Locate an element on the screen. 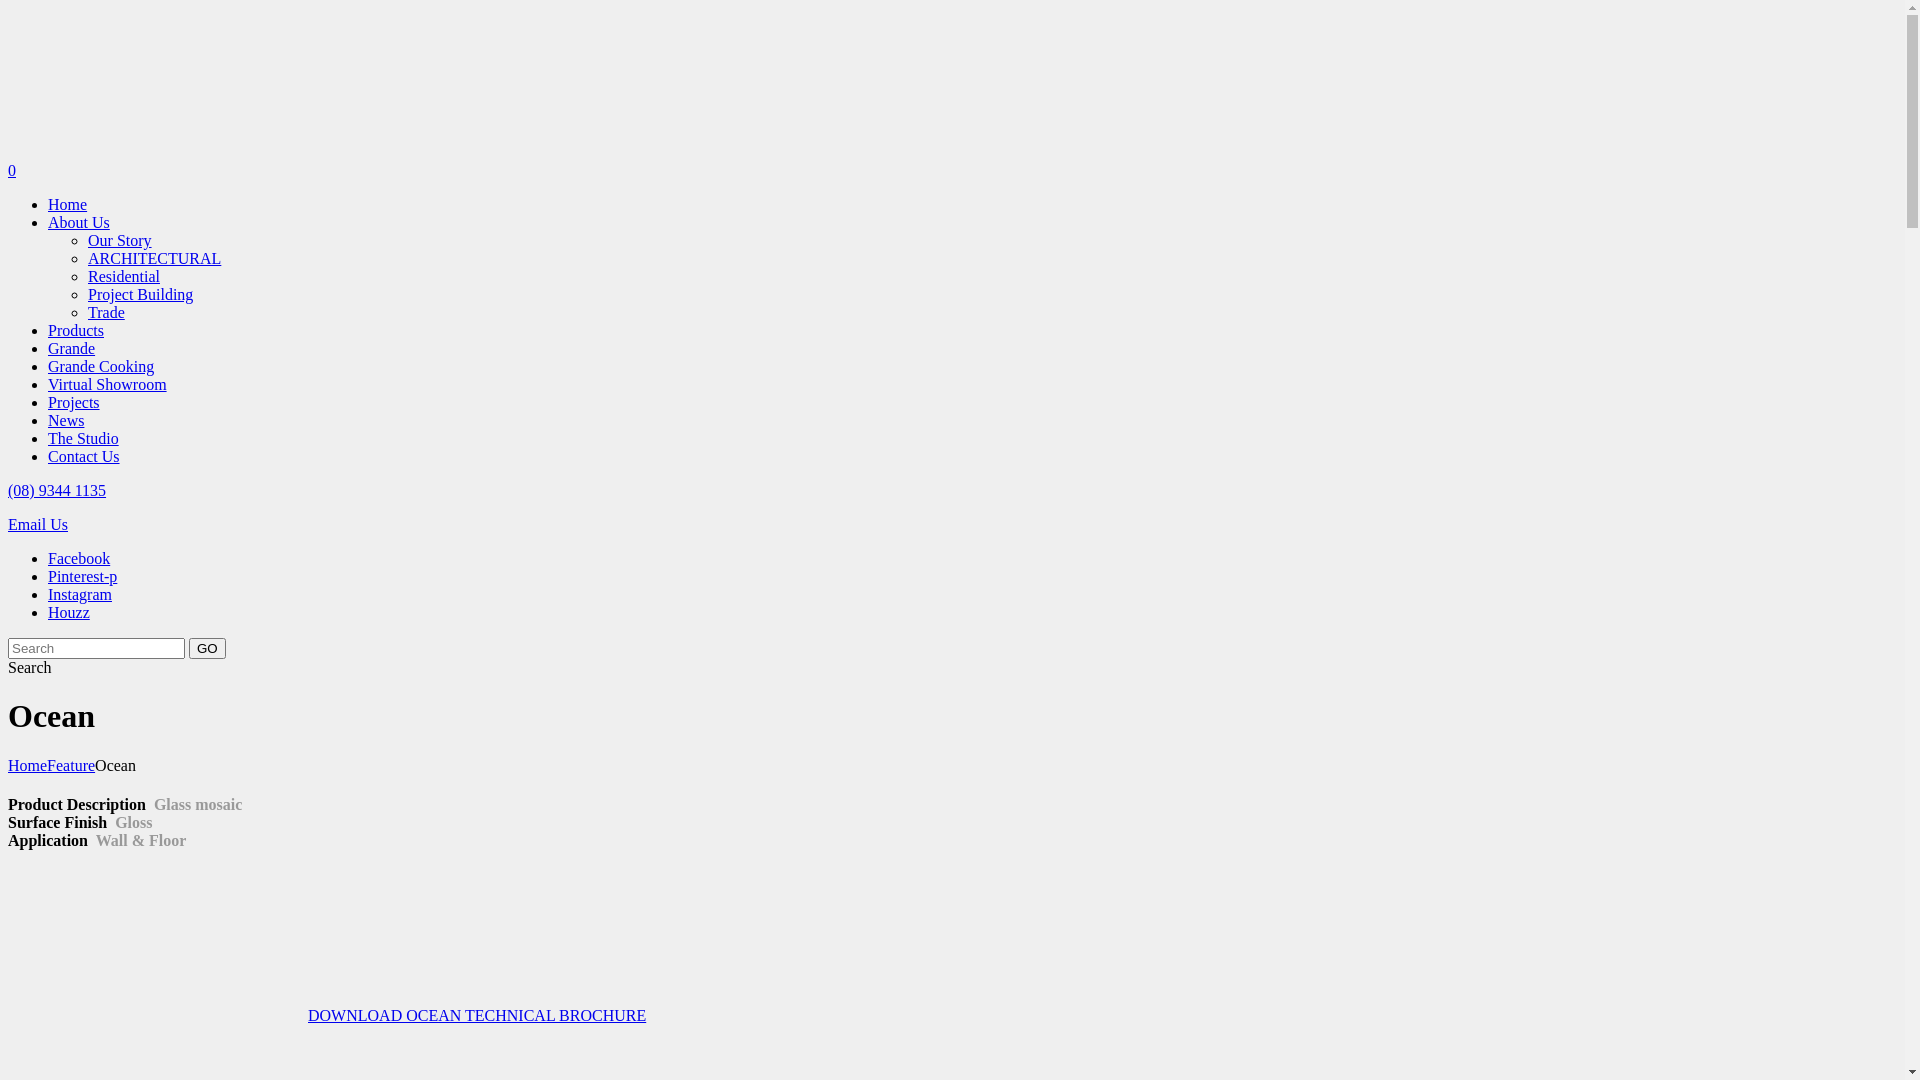  'Products' is located at coordinates (76, 329).